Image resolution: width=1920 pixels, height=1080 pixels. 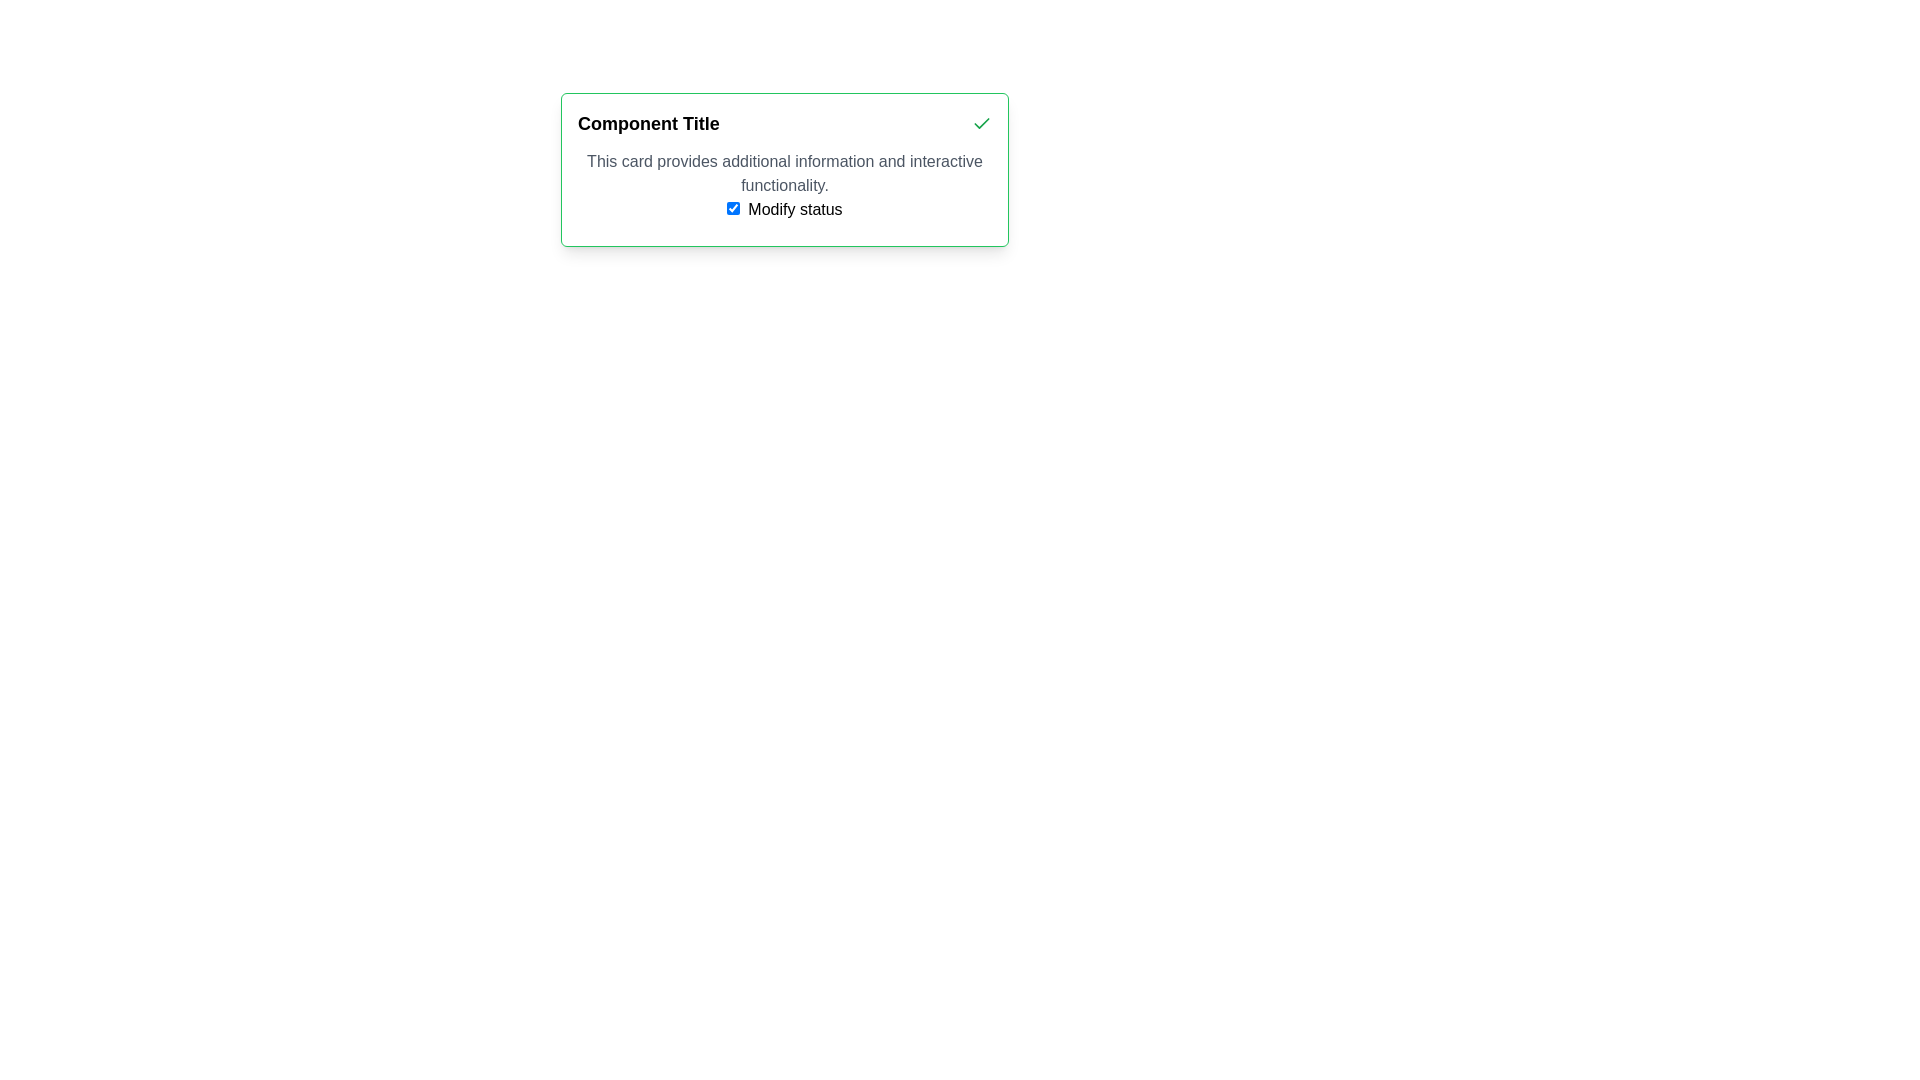 What do you see at coordinates (648, 123) in the screenshot?
I see `text label located at the top-left area of the card-like UI structure, which serves as a title or heading for the associated section` at bounding box center [648, 123].